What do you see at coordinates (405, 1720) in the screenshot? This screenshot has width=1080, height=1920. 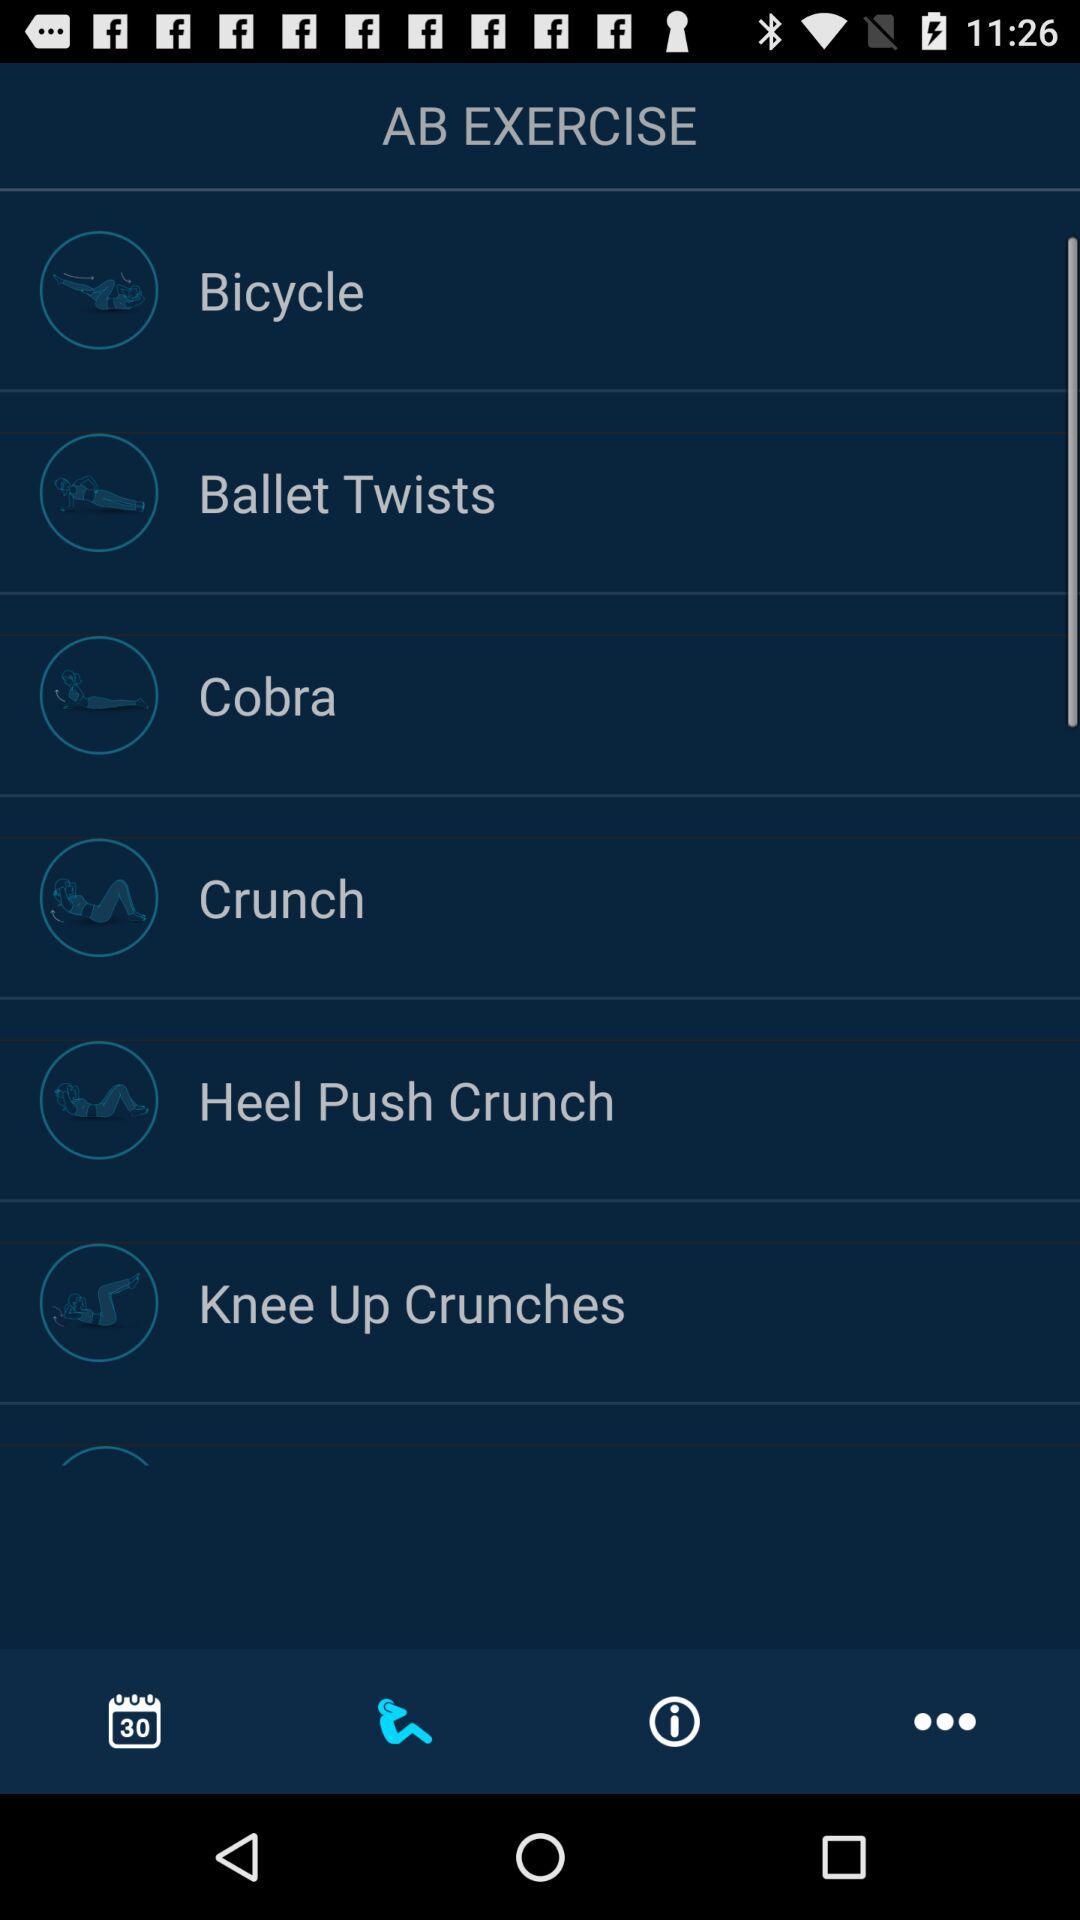 I see `the second button from bottom left corner of the page` at bounding box center [405, 1720].